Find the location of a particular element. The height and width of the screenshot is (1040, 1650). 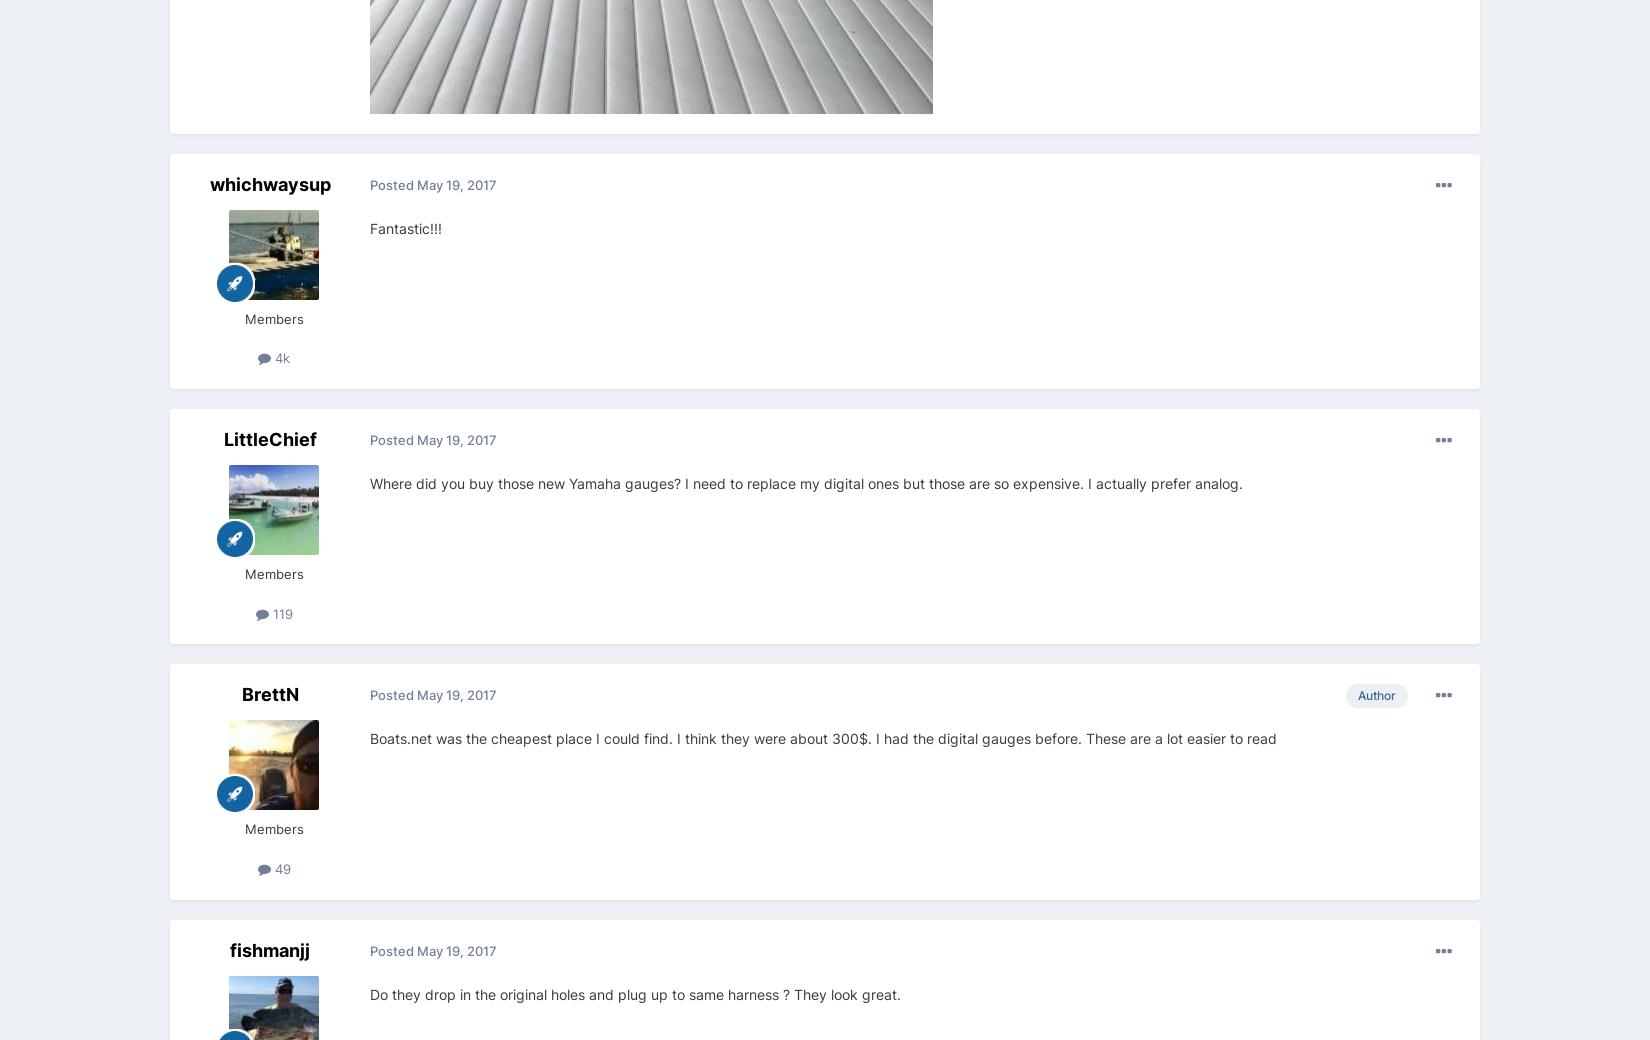

'49' is located at coordinates (280, 866).